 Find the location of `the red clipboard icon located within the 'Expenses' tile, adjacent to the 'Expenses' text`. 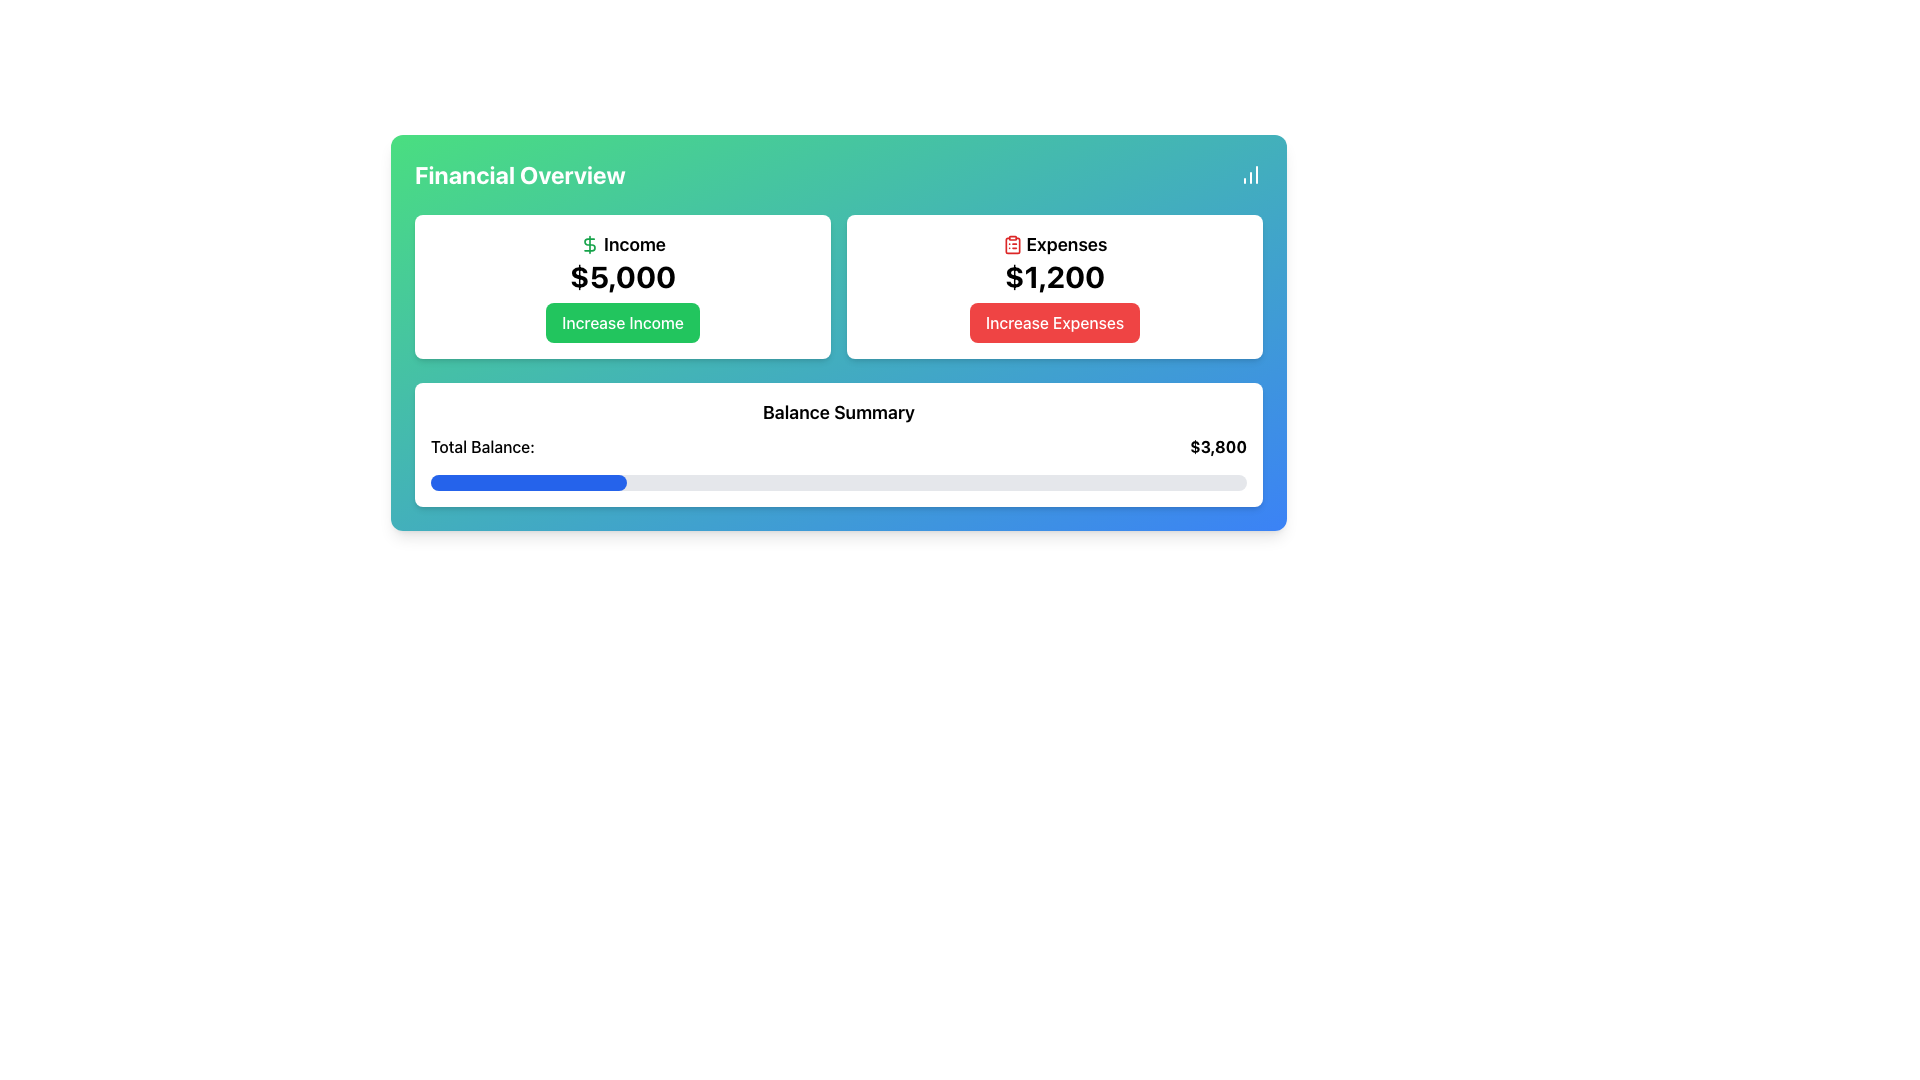

the red clipboard icon located within the 'Expenses' tile, adjacent to the 'Expenses' text is located at coordinates (1012, 244).